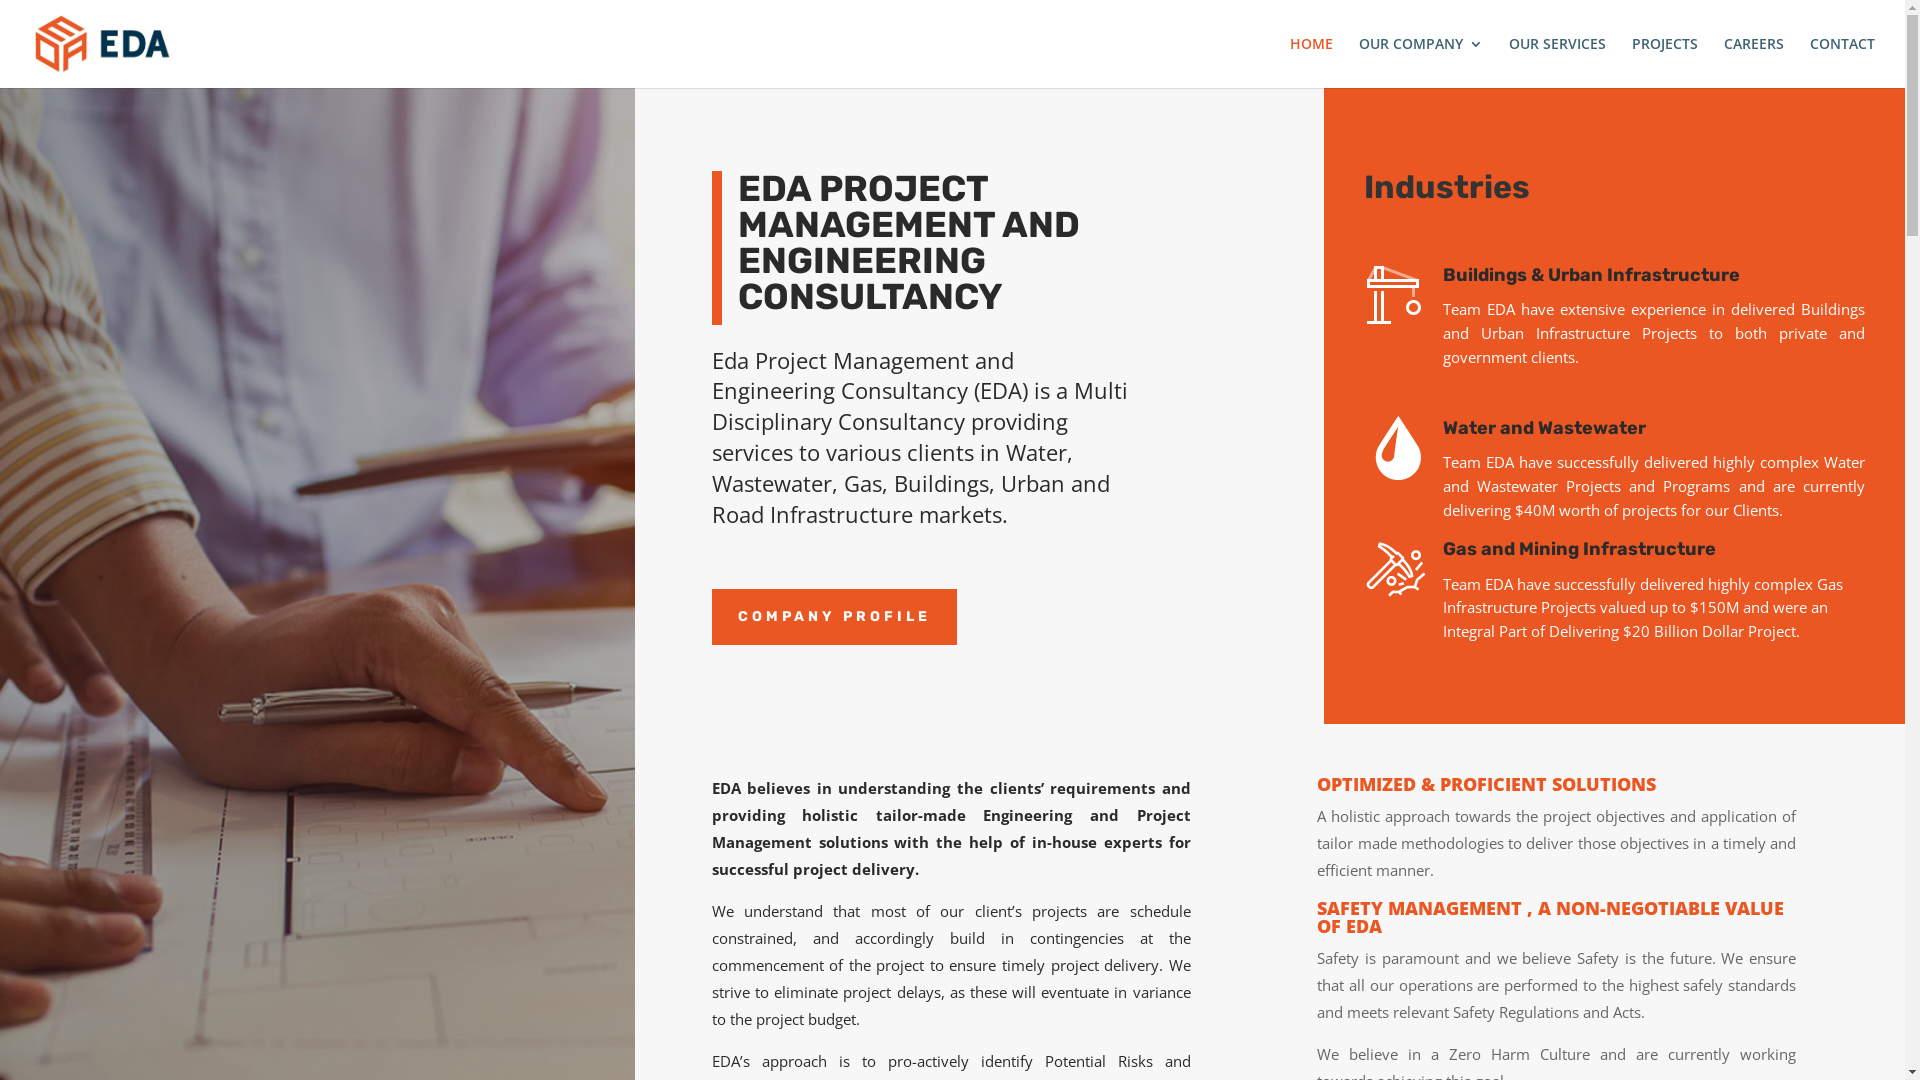  Describe the element at coordinates (1752, 61) in the screenshot. I see `'CAREERS'` at that location.